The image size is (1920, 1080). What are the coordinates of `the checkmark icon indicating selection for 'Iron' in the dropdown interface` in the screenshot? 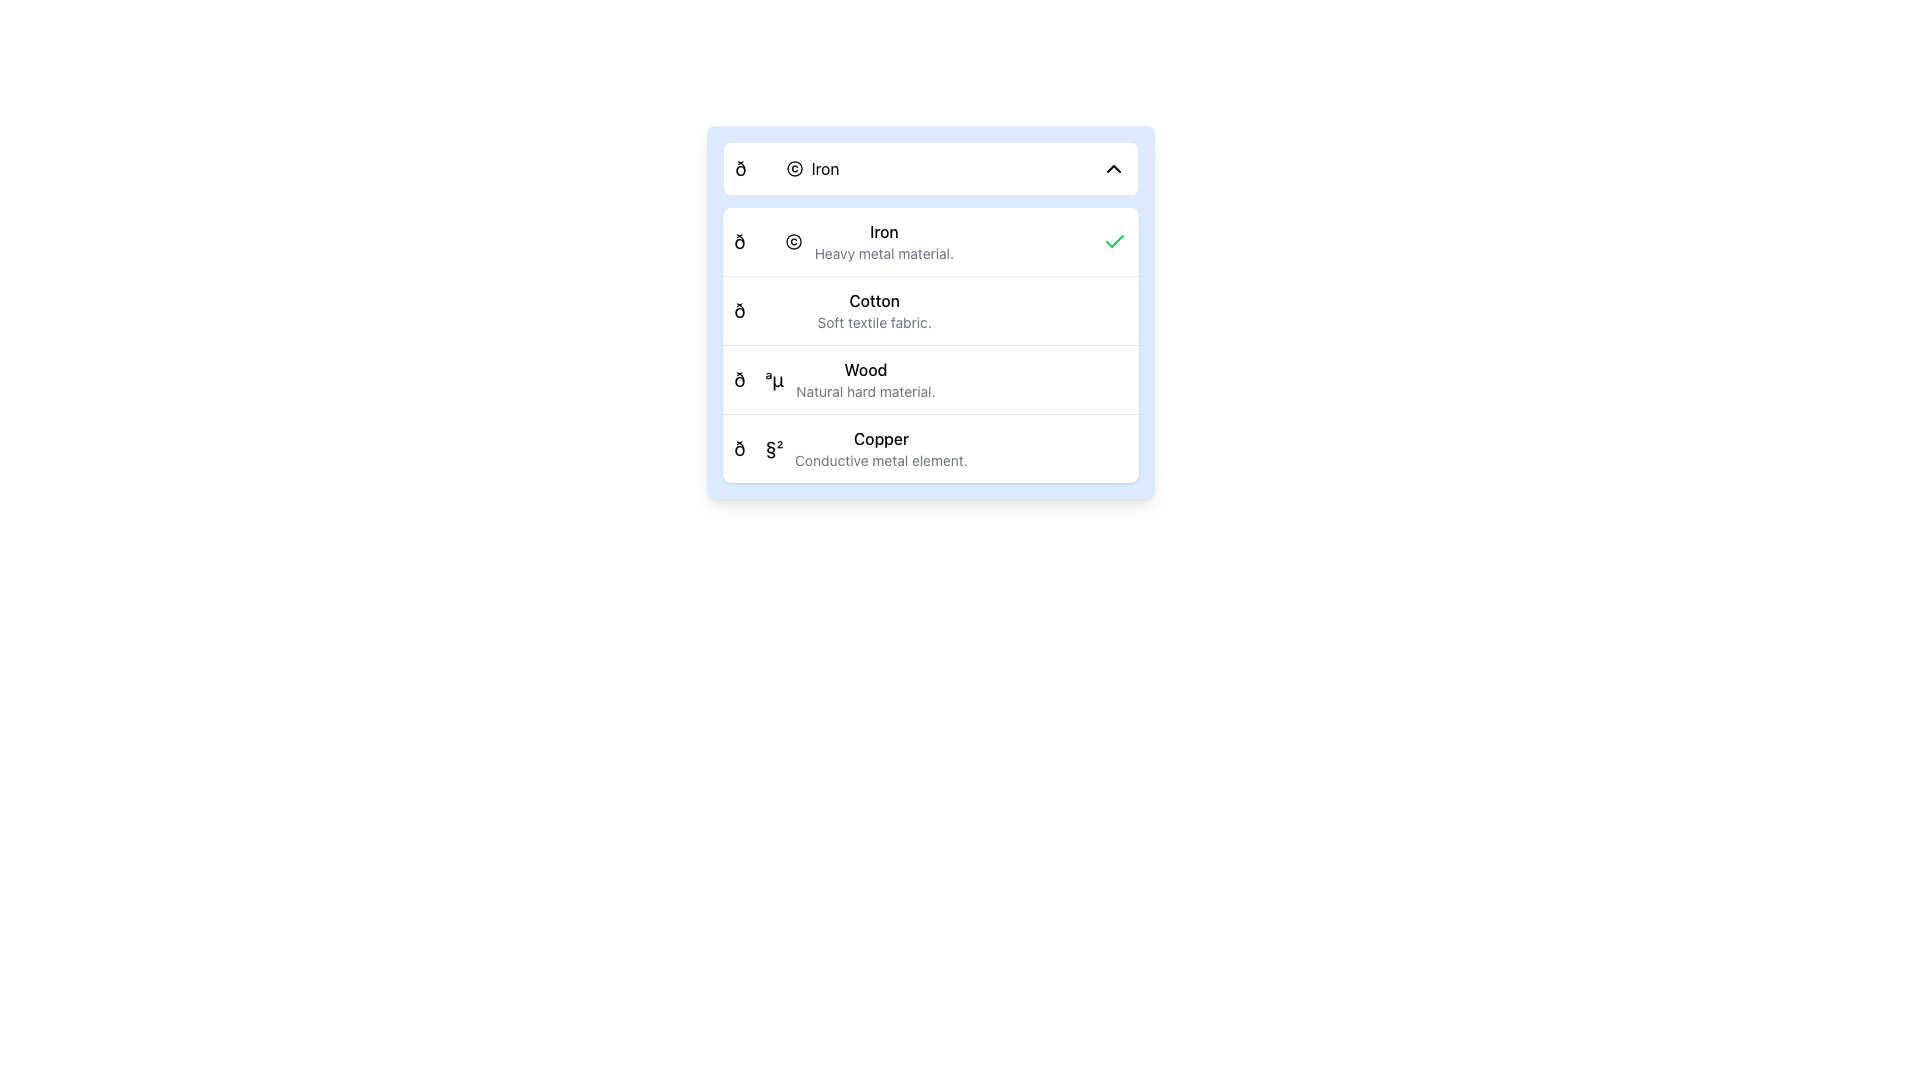 It's located at (1113, 240).